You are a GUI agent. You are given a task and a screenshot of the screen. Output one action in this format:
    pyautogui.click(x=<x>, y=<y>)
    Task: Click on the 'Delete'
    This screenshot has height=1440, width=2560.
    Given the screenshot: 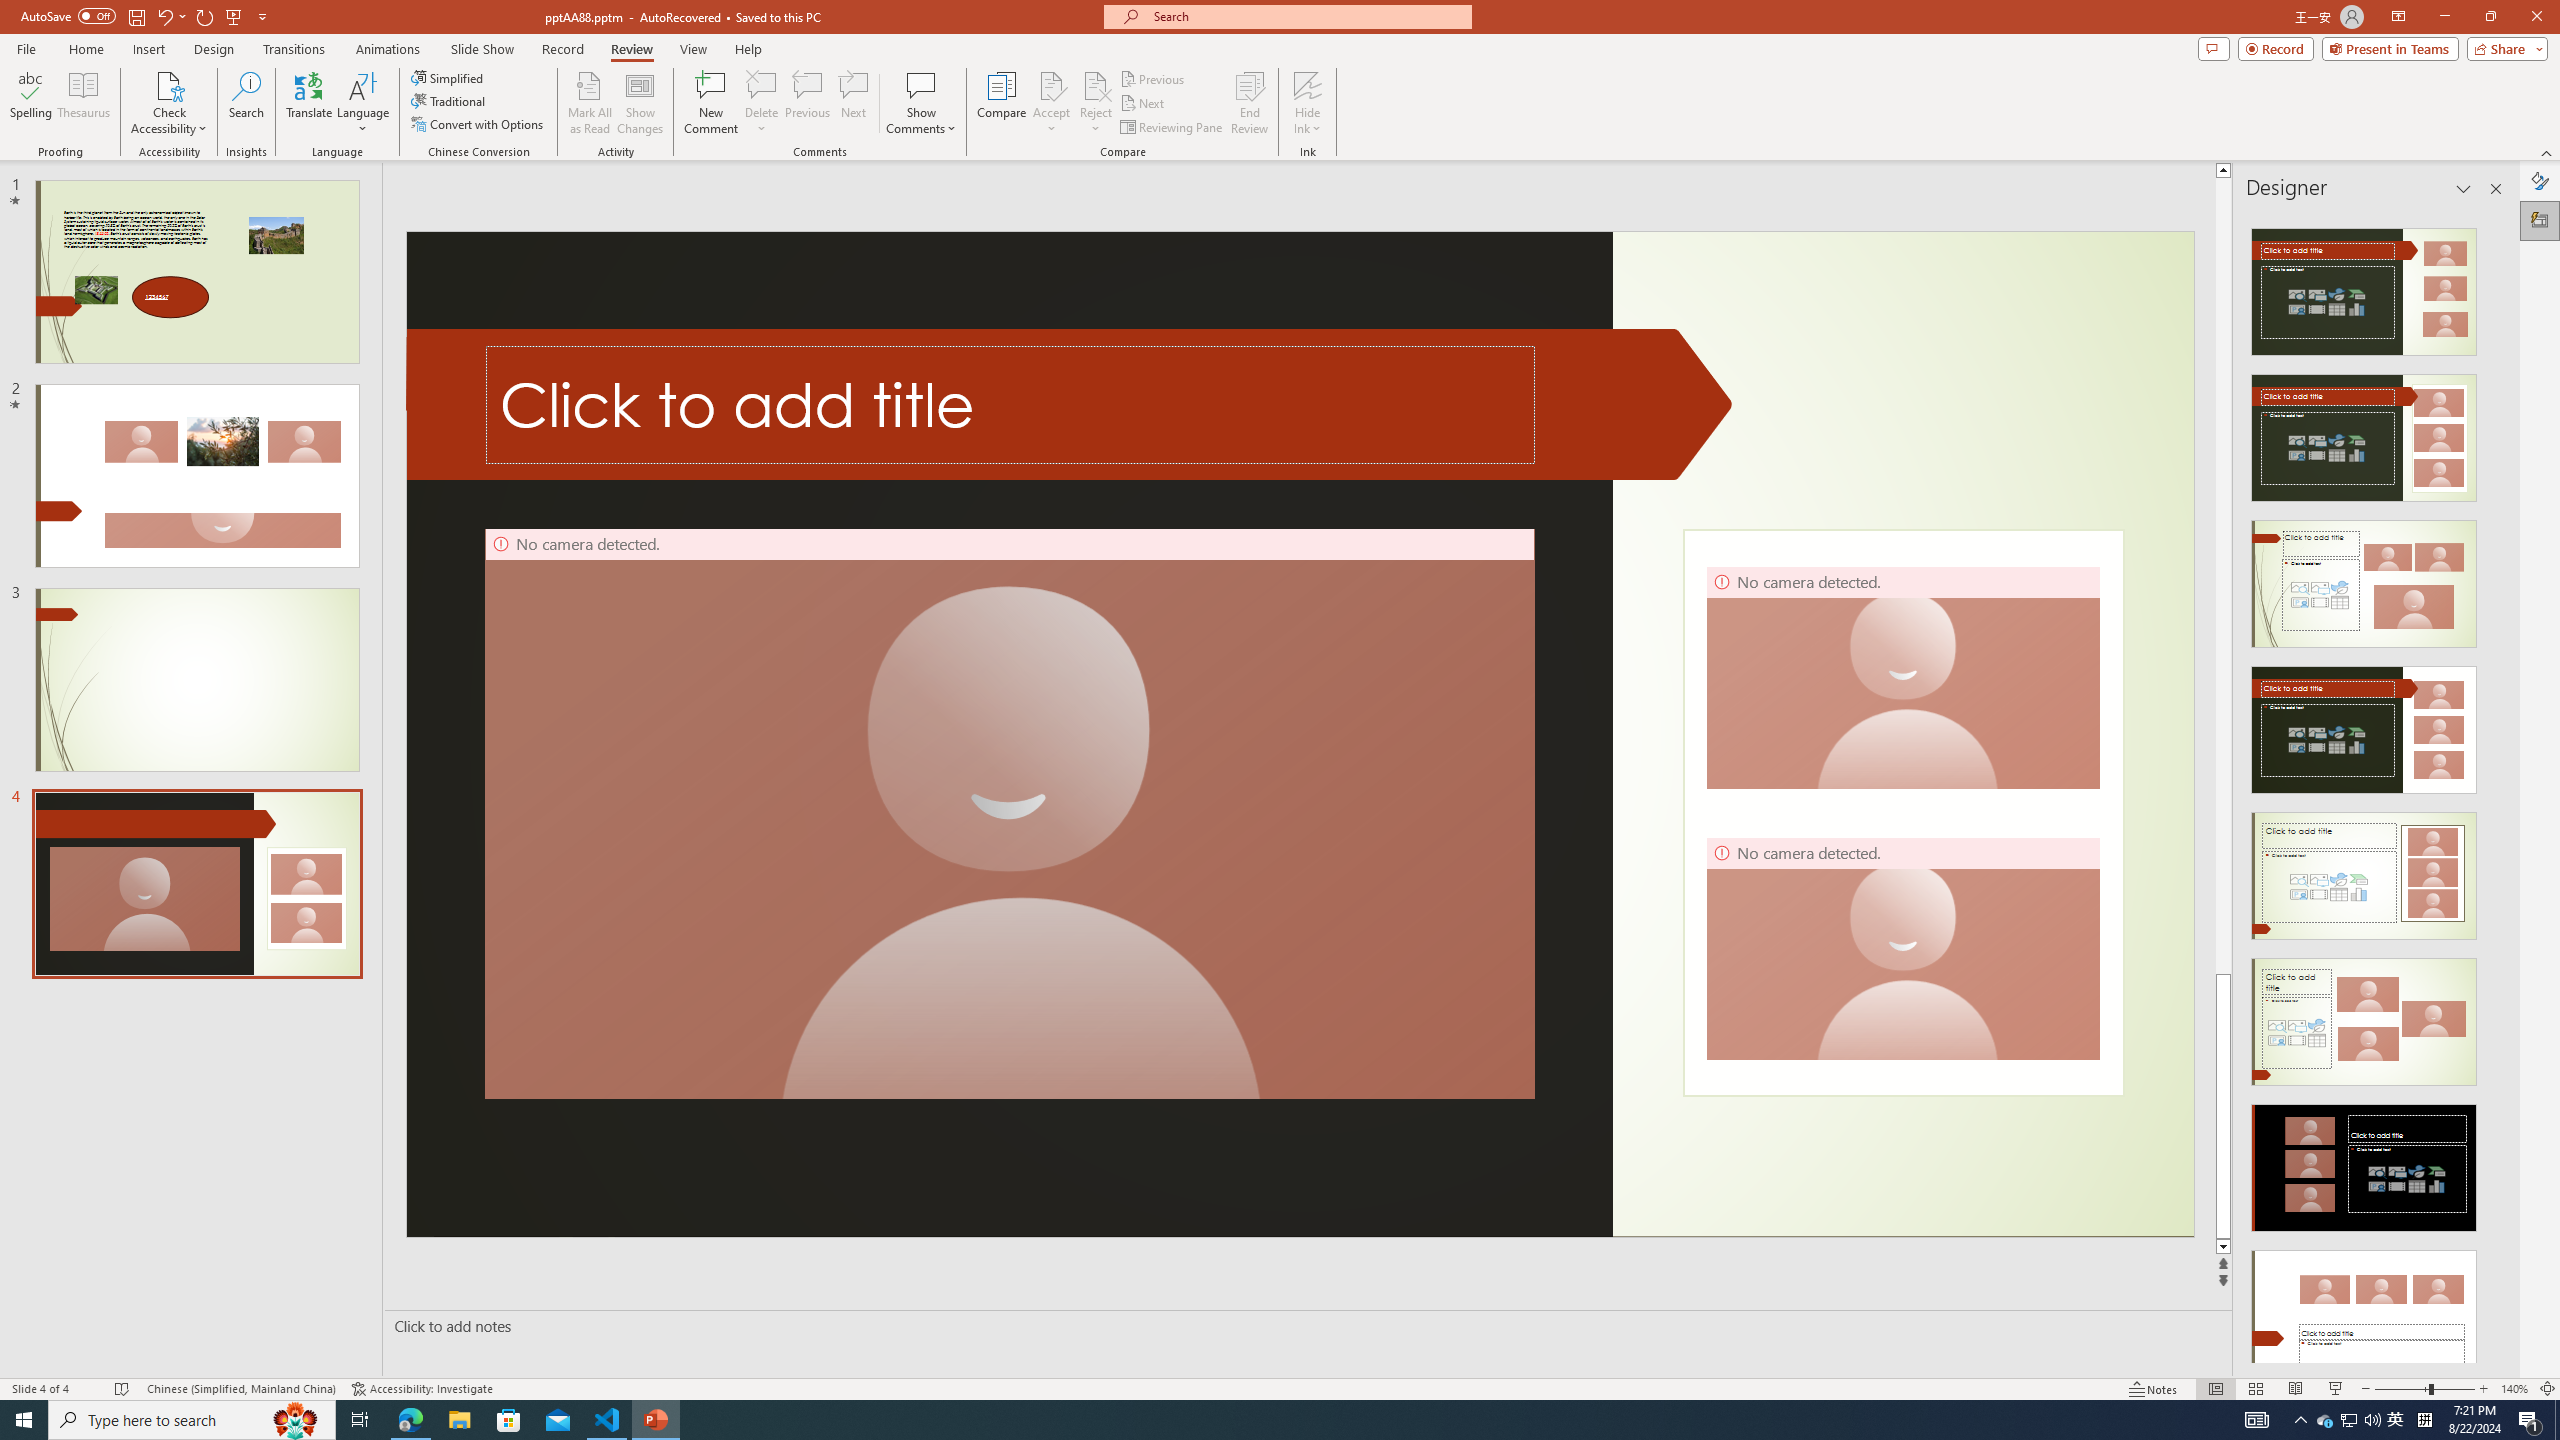 What is the action you would take?
    pyautogui.click(x=761, y=103)
    